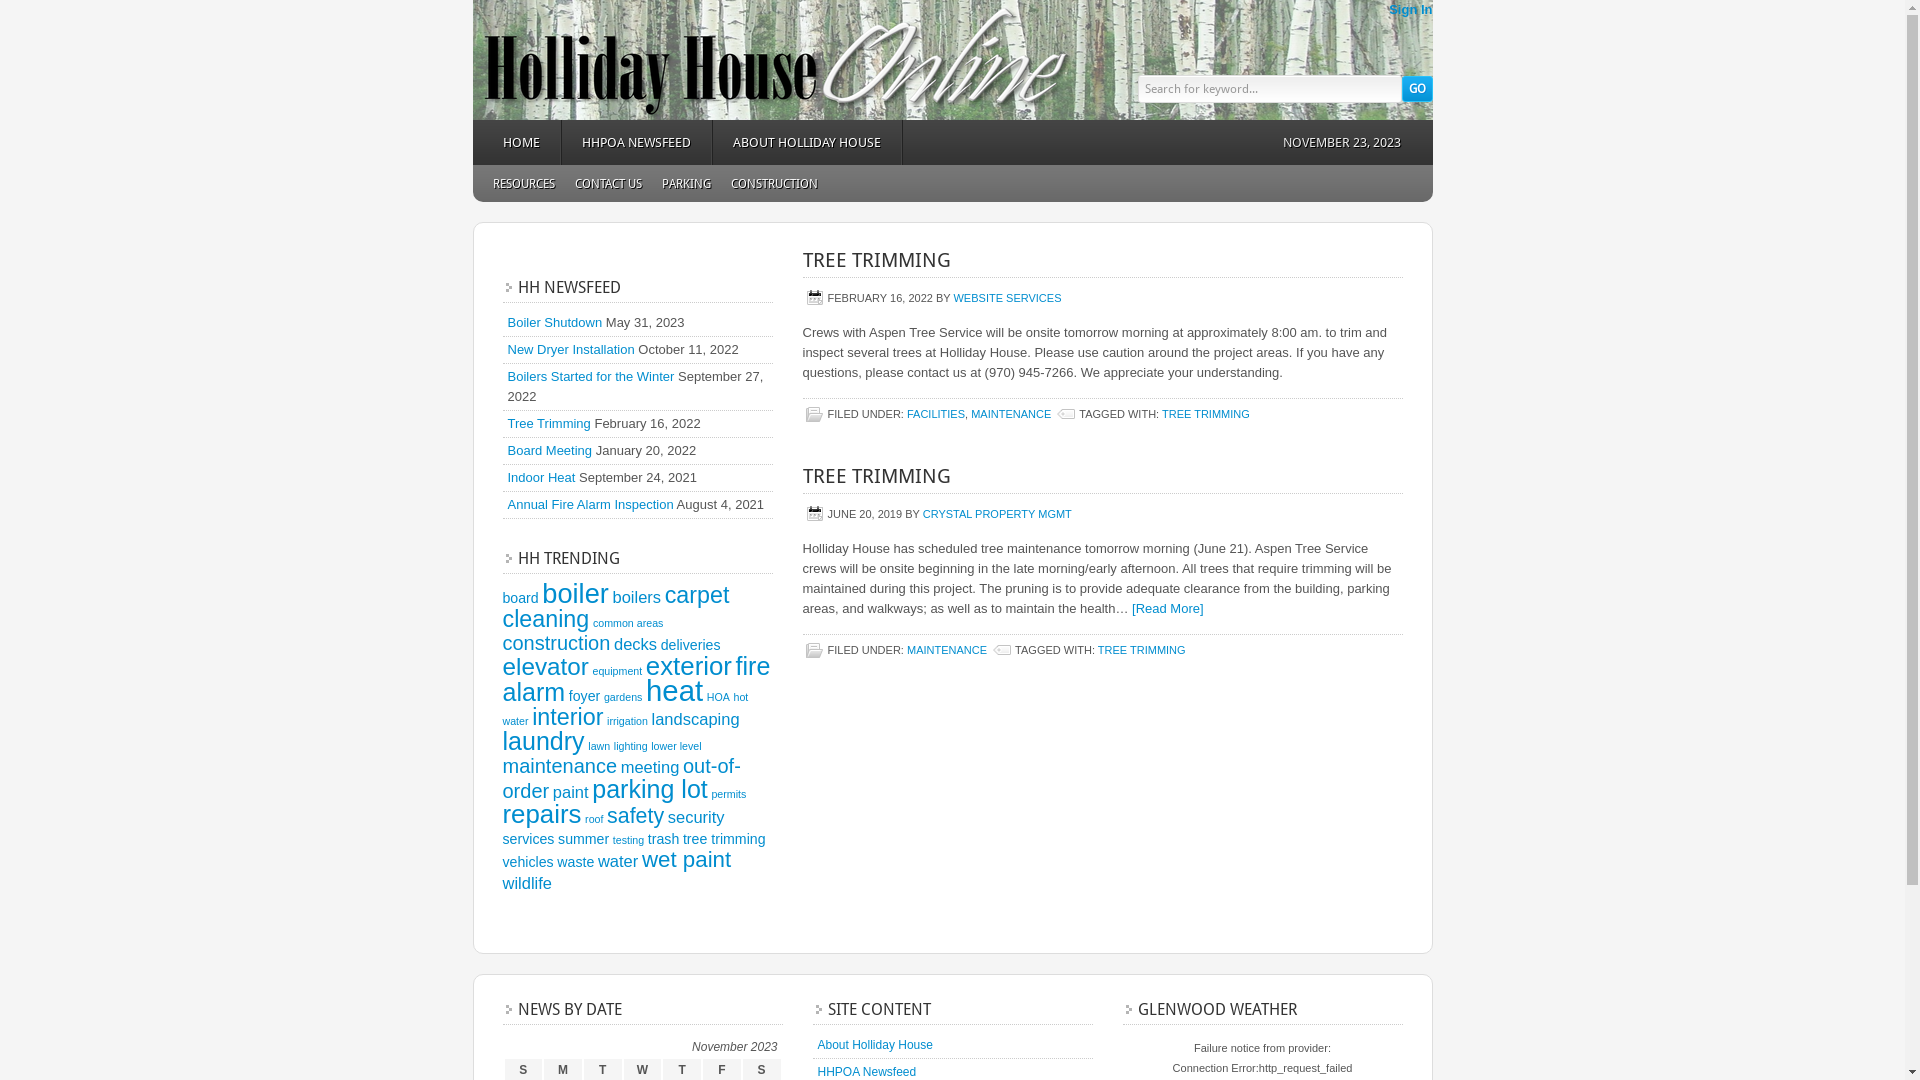  What do you see at coordinates (502, 643) in the screenshot?
I see `'construction'` at bounding box center [502, 643].